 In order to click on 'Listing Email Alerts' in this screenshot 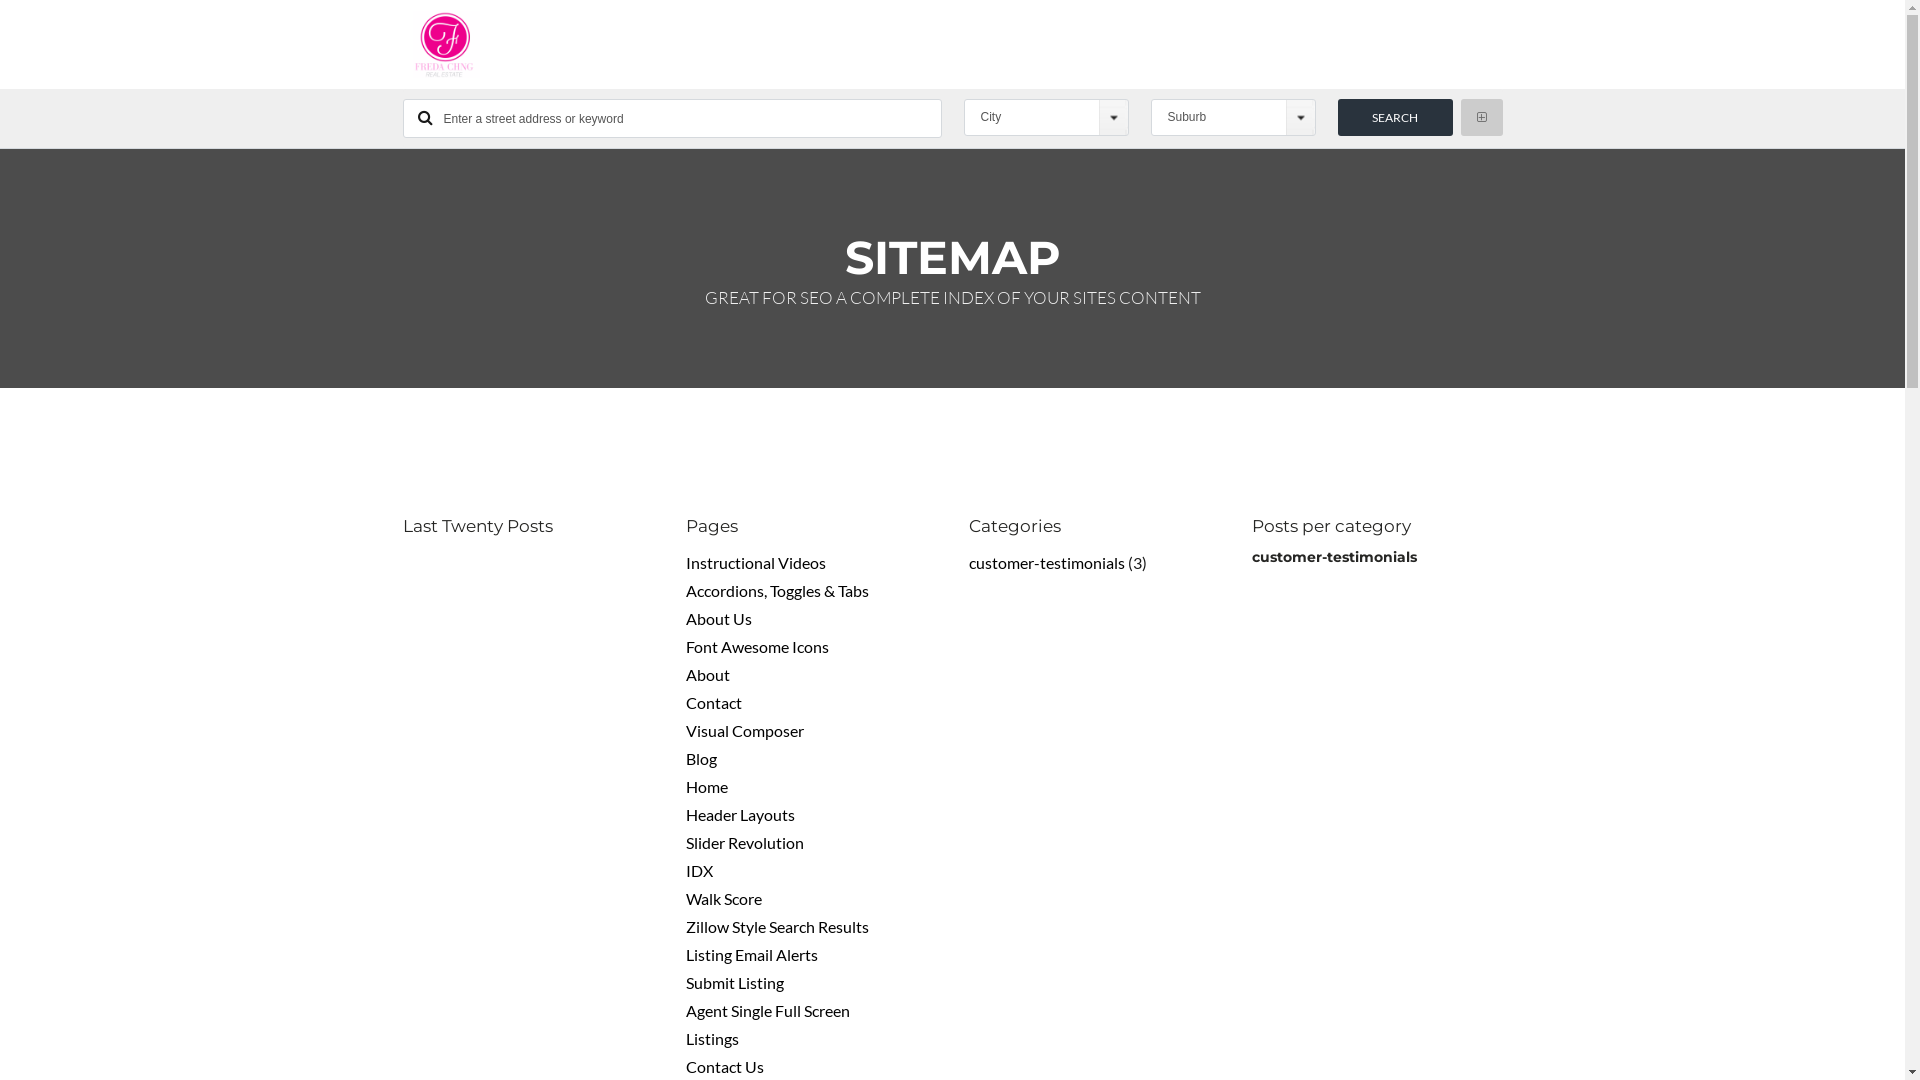, I will do `click(751, 953)`.